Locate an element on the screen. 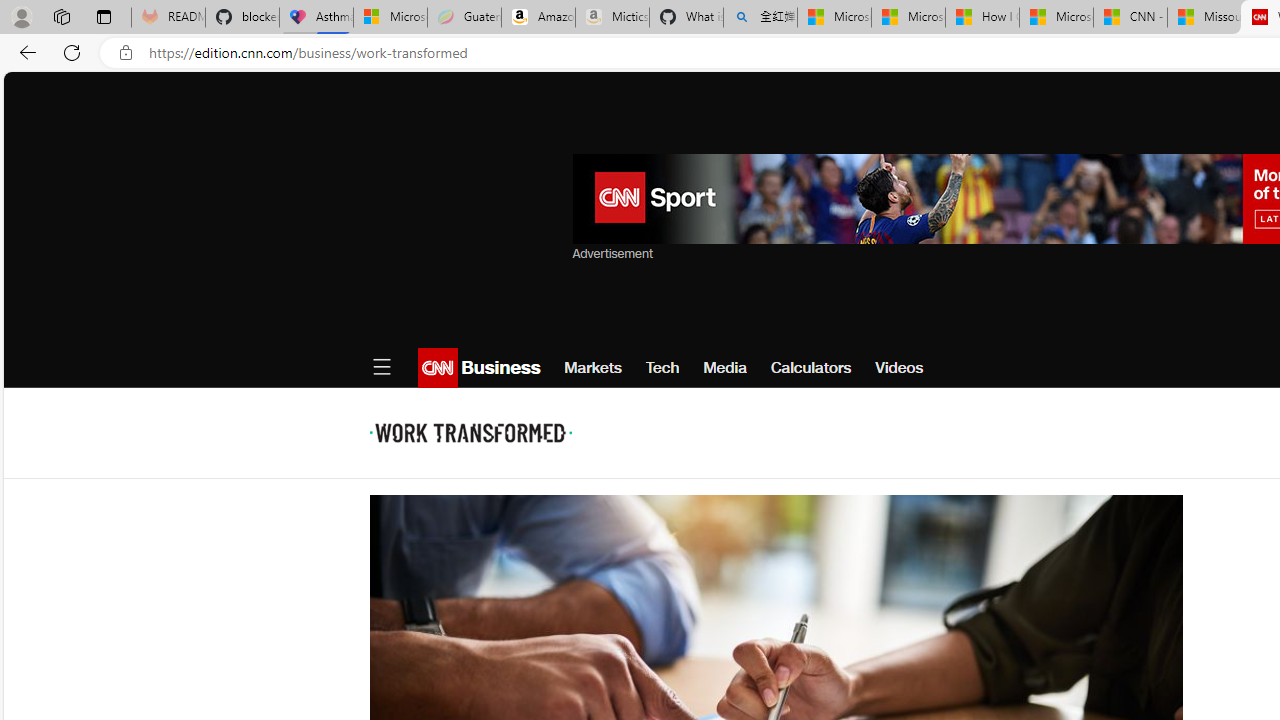  'Media' is located at coordinates (724, 367).